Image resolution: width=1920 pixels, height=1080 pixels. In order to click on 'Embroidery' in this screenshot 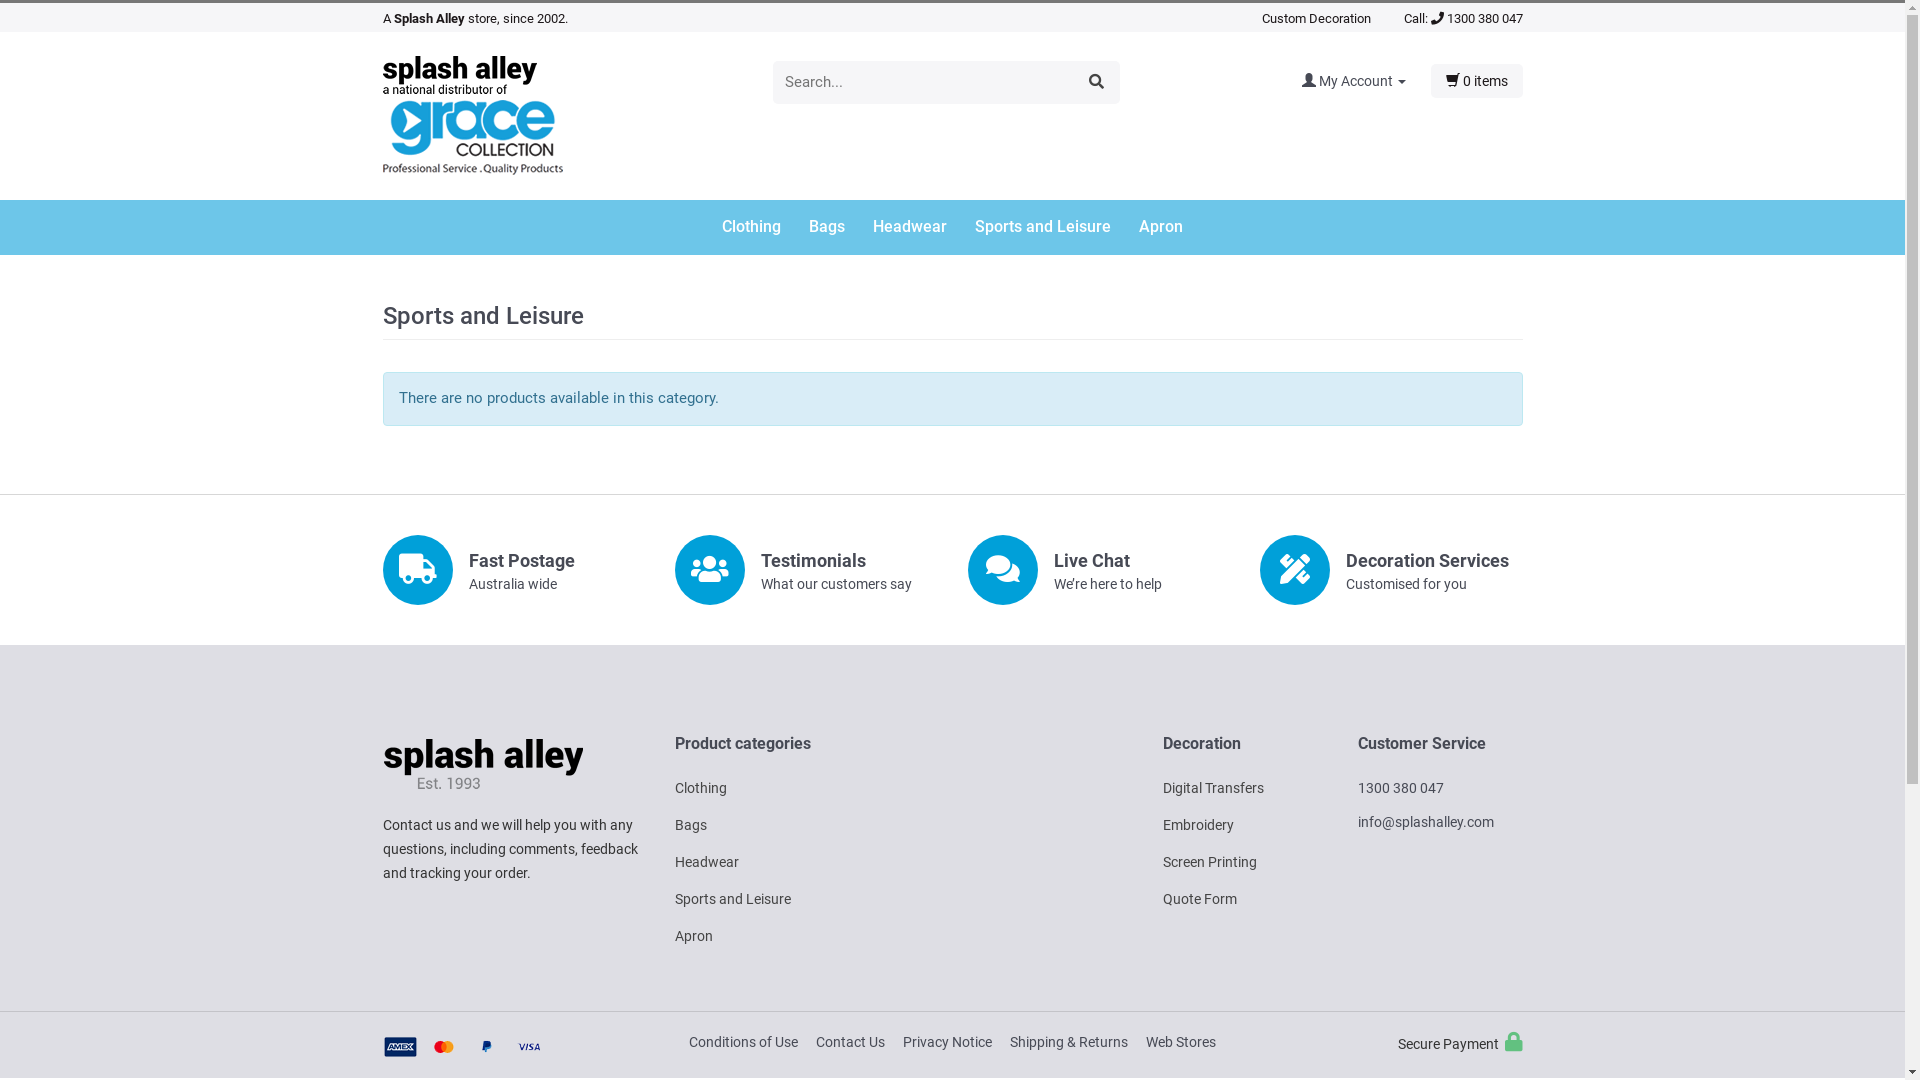, I will do `click(1197, 825)`.